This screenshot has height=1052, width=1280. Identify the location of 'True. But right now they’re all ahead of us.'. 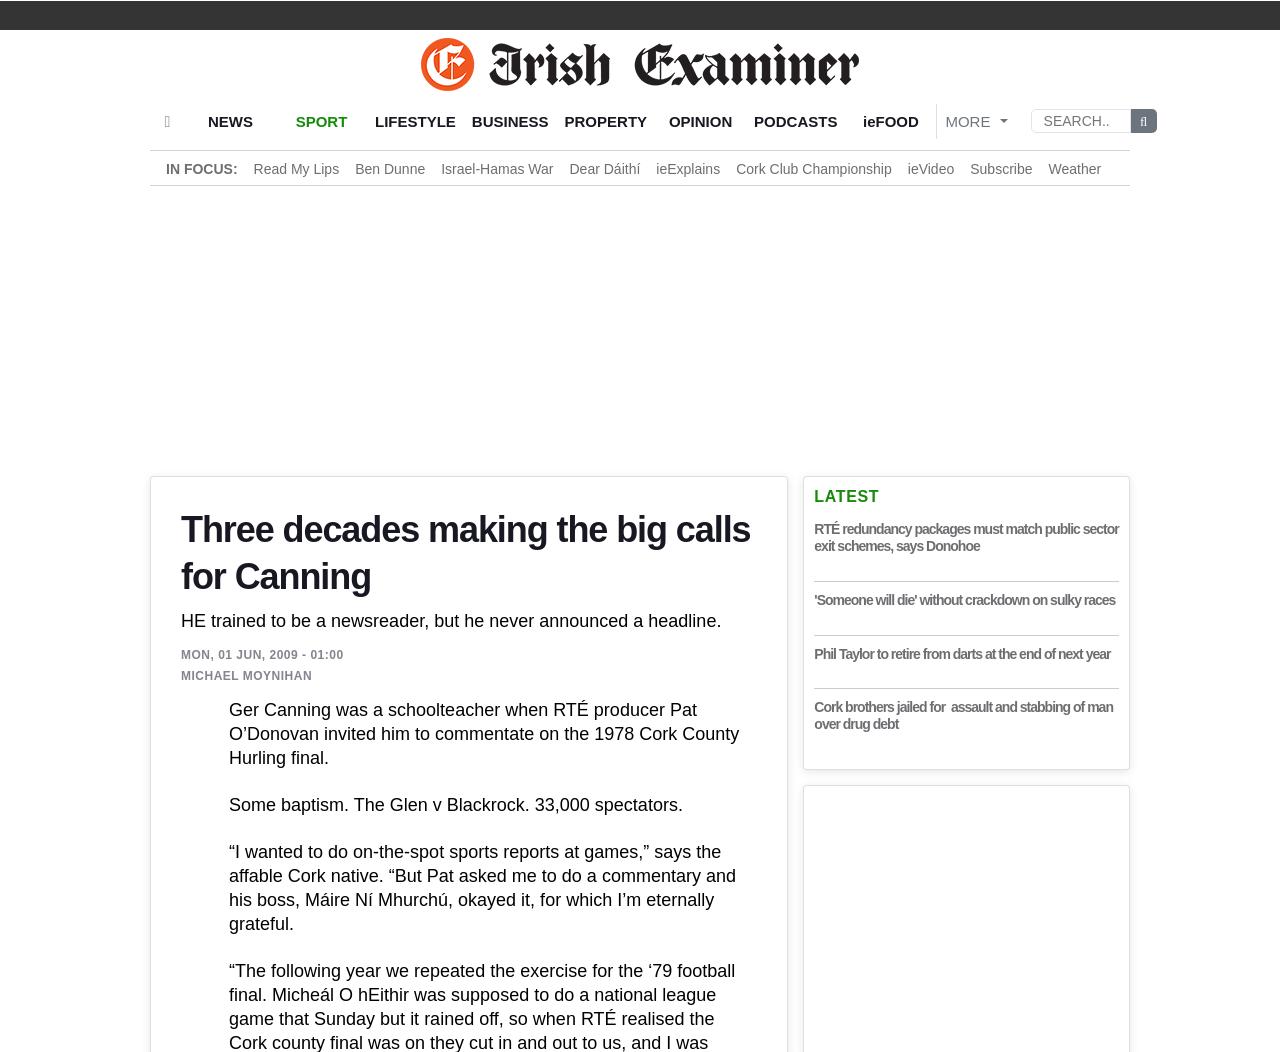
(397, 909).